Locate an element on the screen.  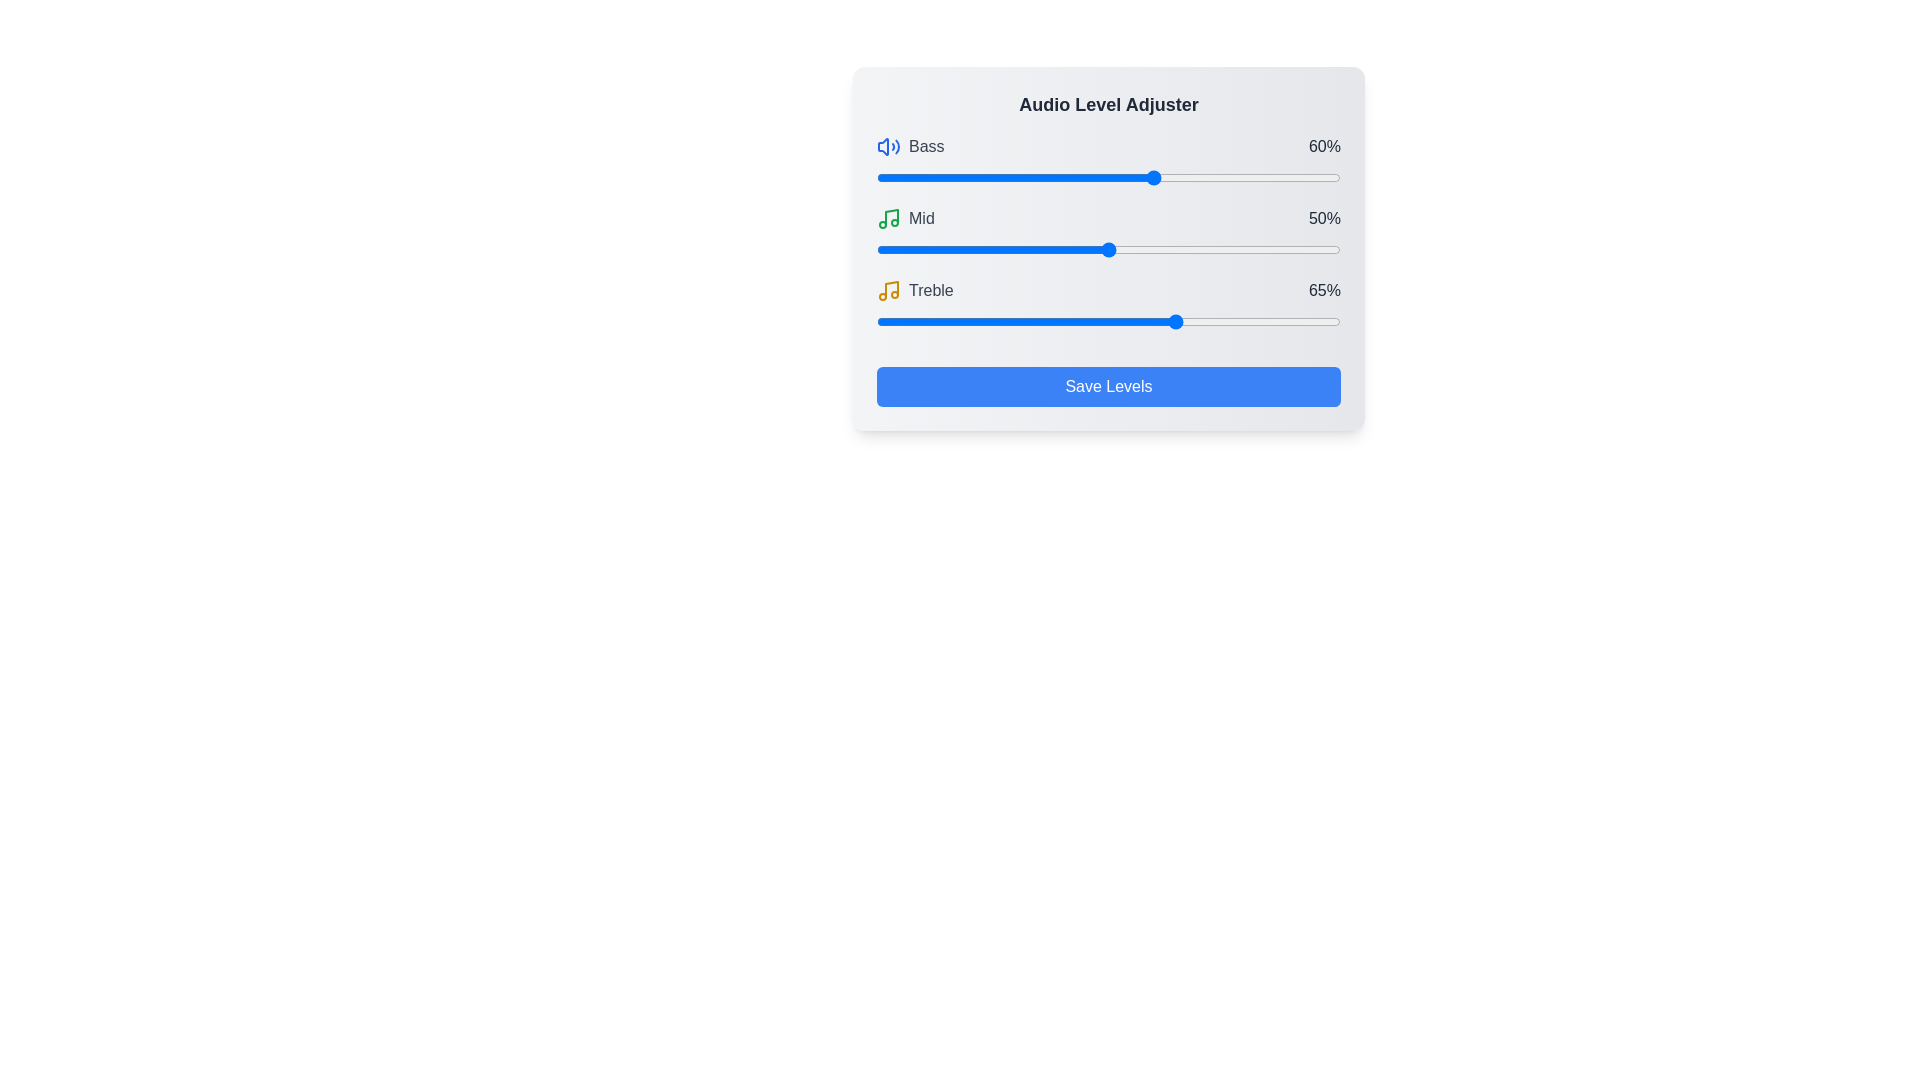
the treble adjustment icon located beside the text 'Treble' in the third row of icons and labels is located at coordinates (891, 289).